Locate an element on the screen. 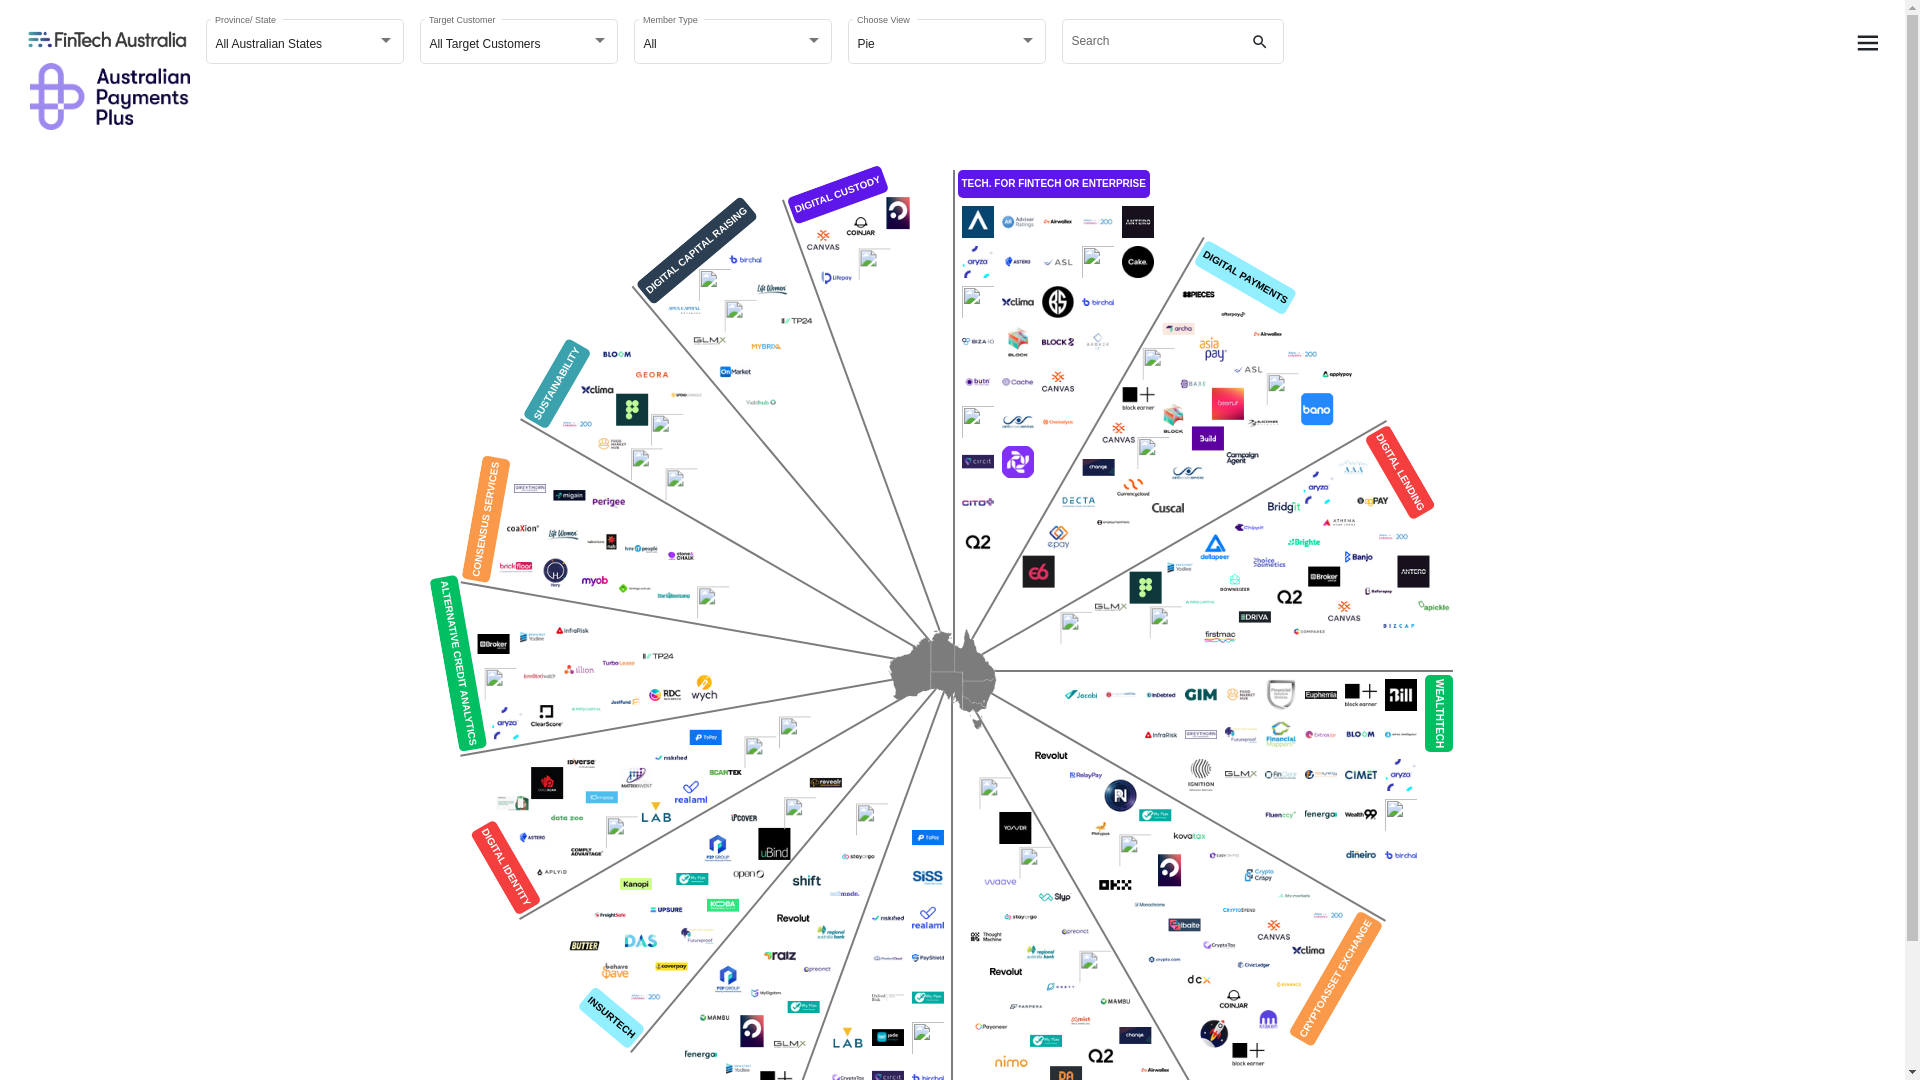  'Selfmade Super Financial Services' is located at coordinates (844, 893).